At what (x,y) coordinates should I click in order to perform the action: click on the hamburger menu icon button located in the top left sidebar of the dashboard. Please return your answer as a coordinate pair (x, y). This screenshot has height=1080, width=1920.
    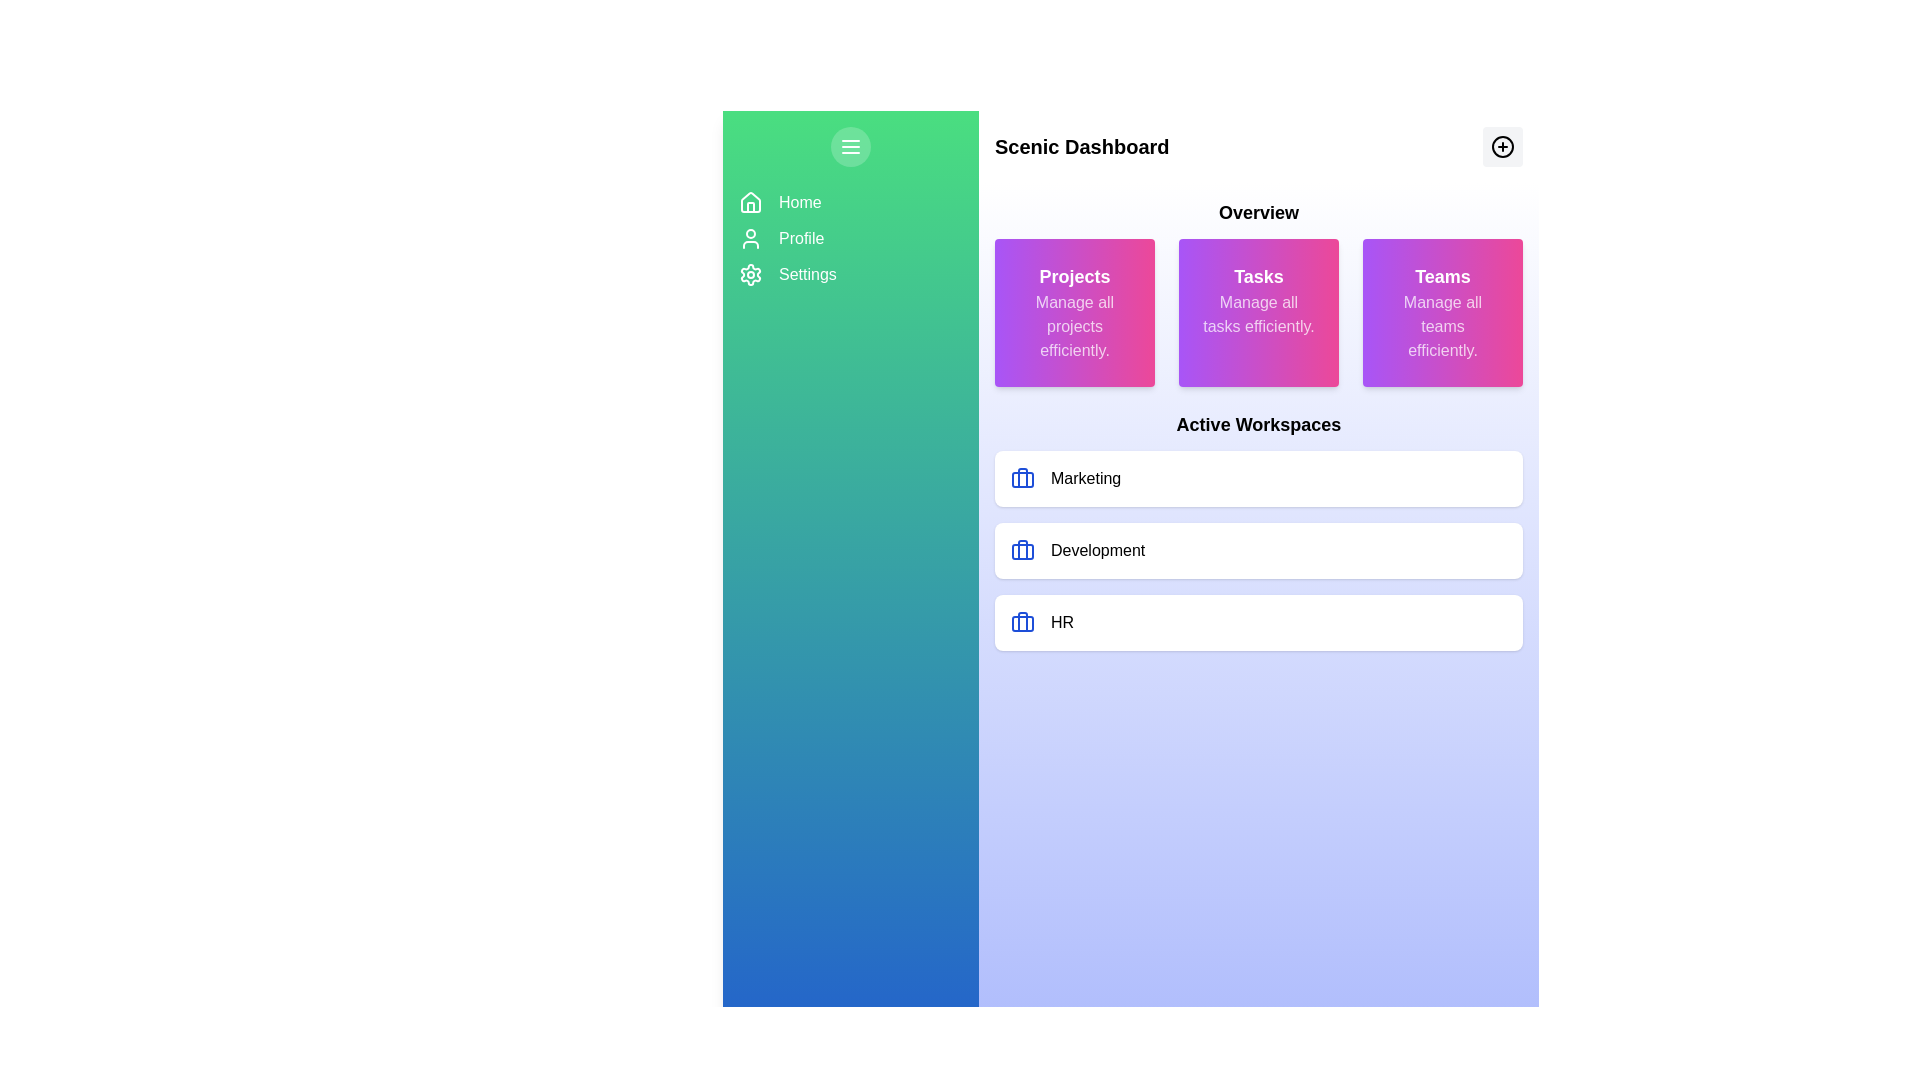
    Looking at the image, I should click on (850, 145).